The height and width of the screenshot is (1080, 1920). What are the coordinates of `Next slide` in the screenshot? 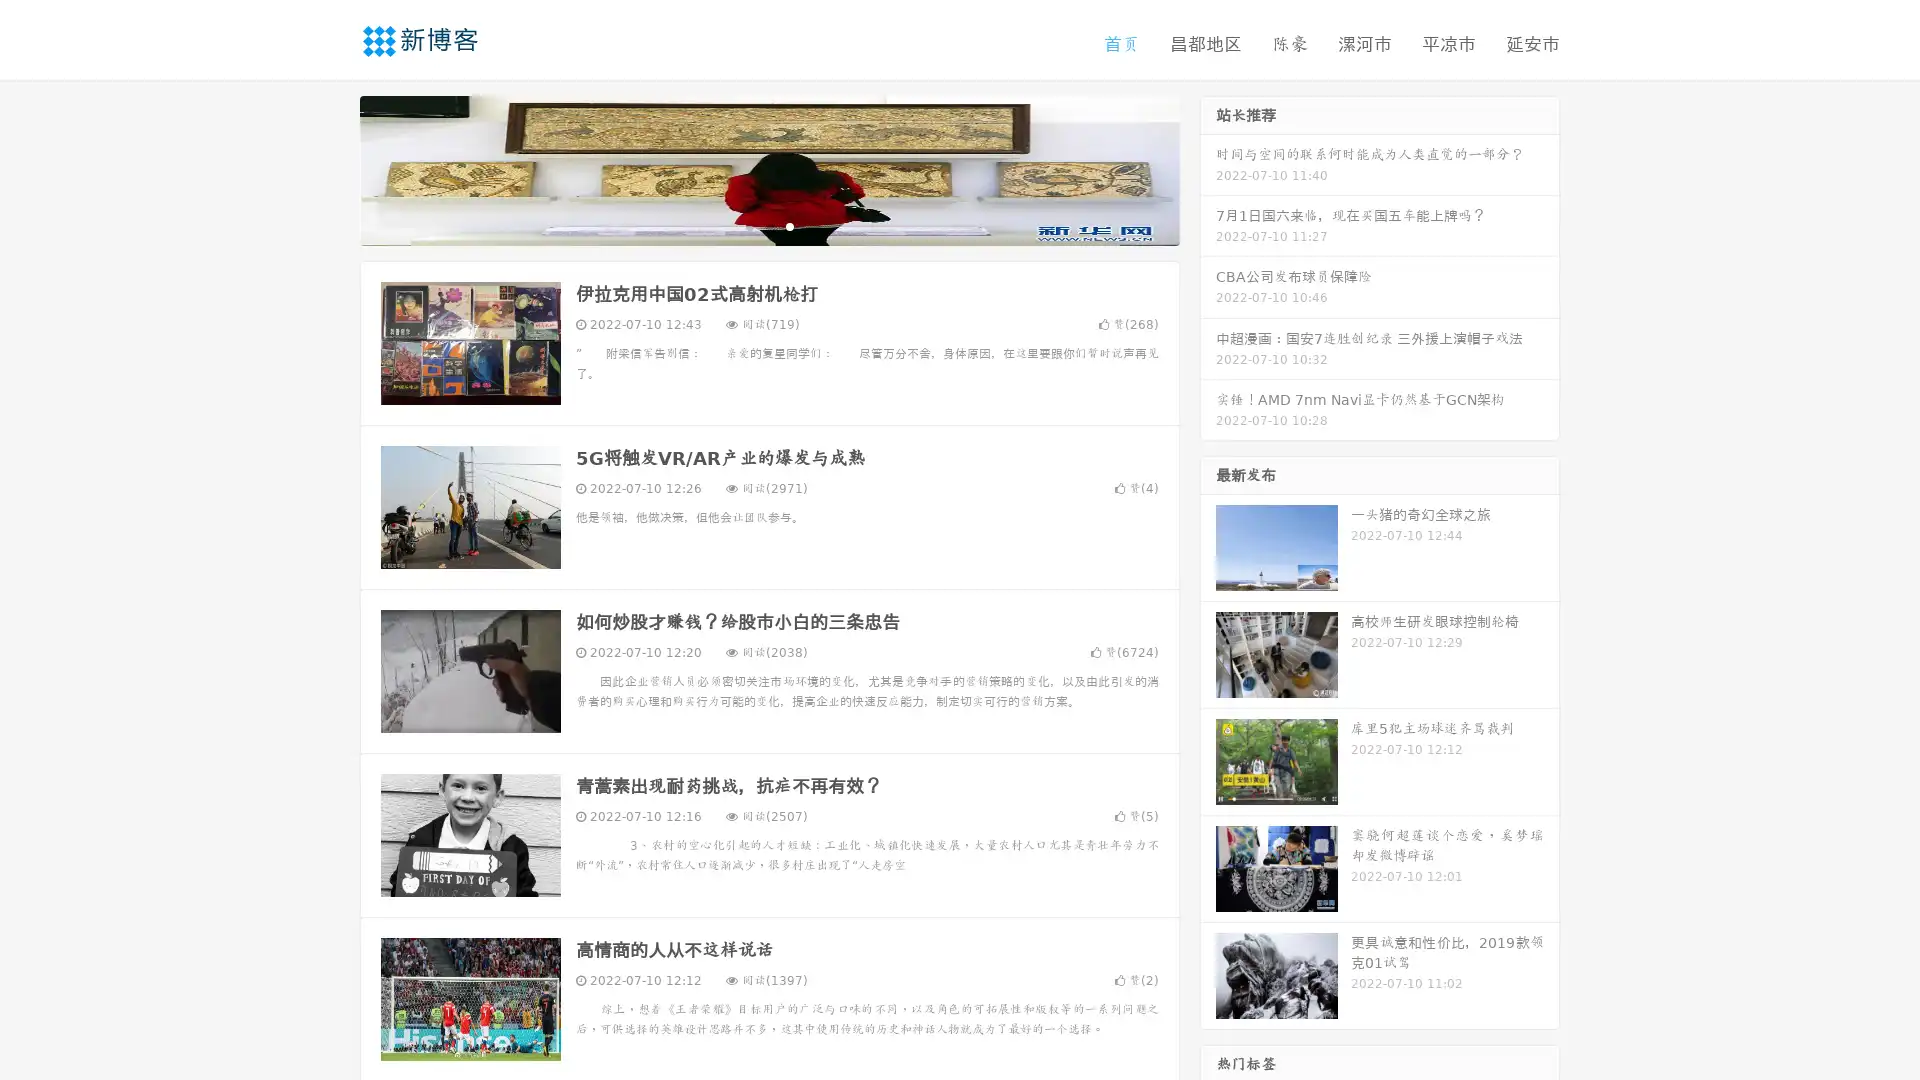 It's located at (1208, 168).